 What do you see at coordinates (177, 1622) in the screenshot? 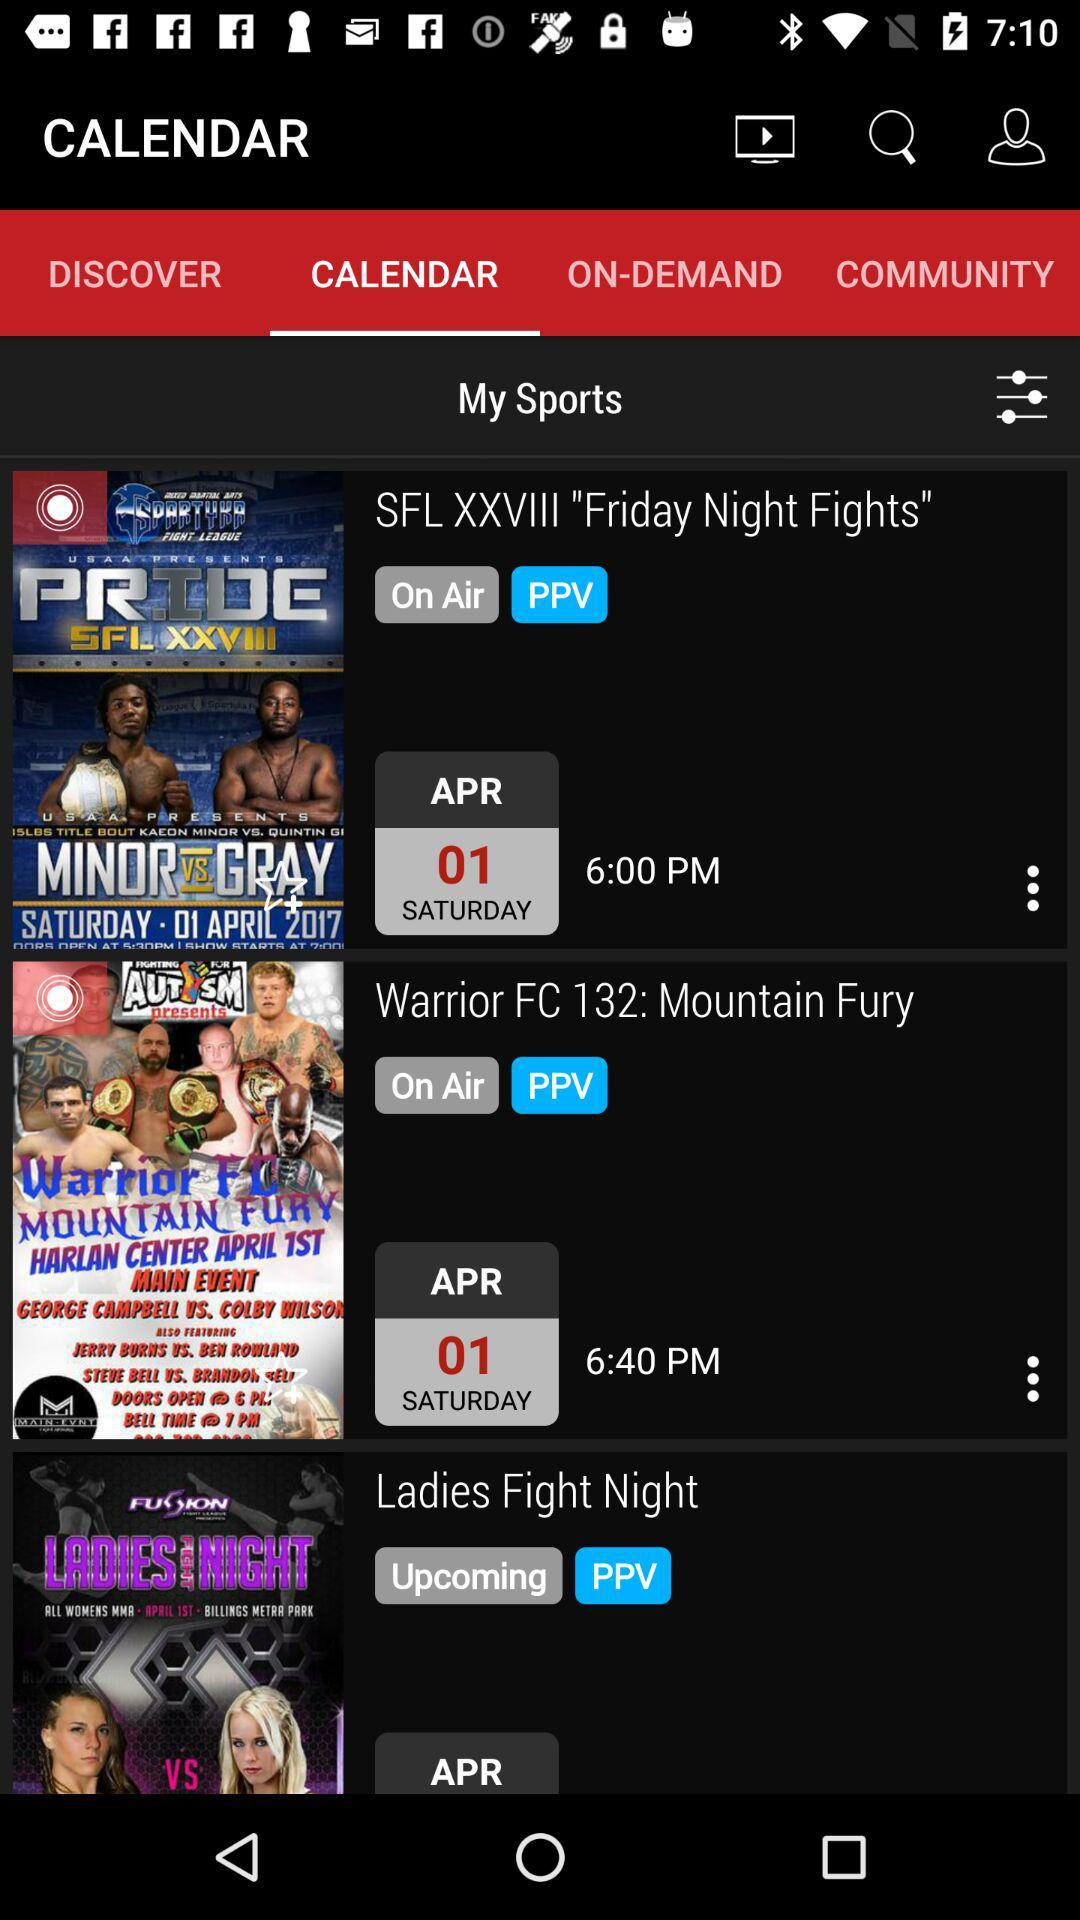
I see `image` at bounding box center [177, 1622].